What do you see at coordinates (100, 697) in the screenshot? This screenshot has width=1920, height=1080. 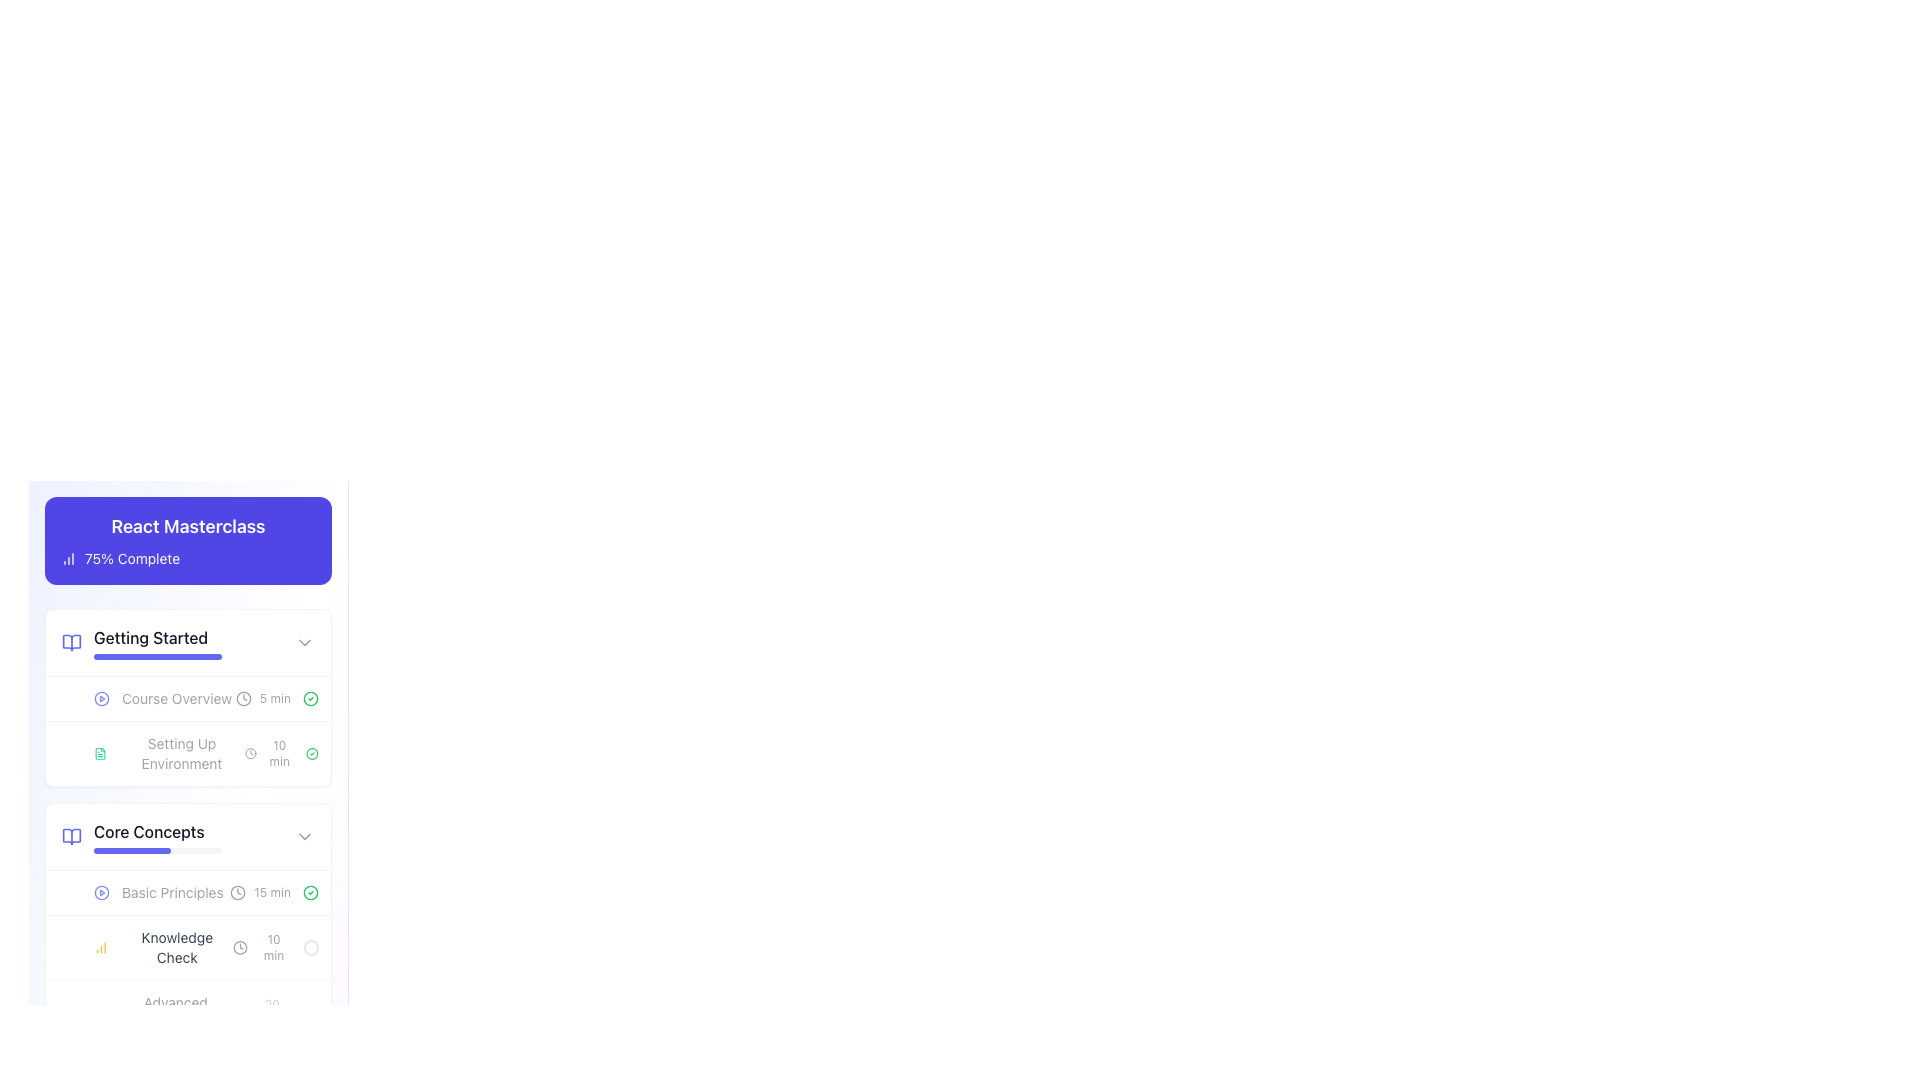 I see `SVG circle element that serves as the decorative component of the play button icon located at the center of its bounding box` at bounding box center [100, 697].